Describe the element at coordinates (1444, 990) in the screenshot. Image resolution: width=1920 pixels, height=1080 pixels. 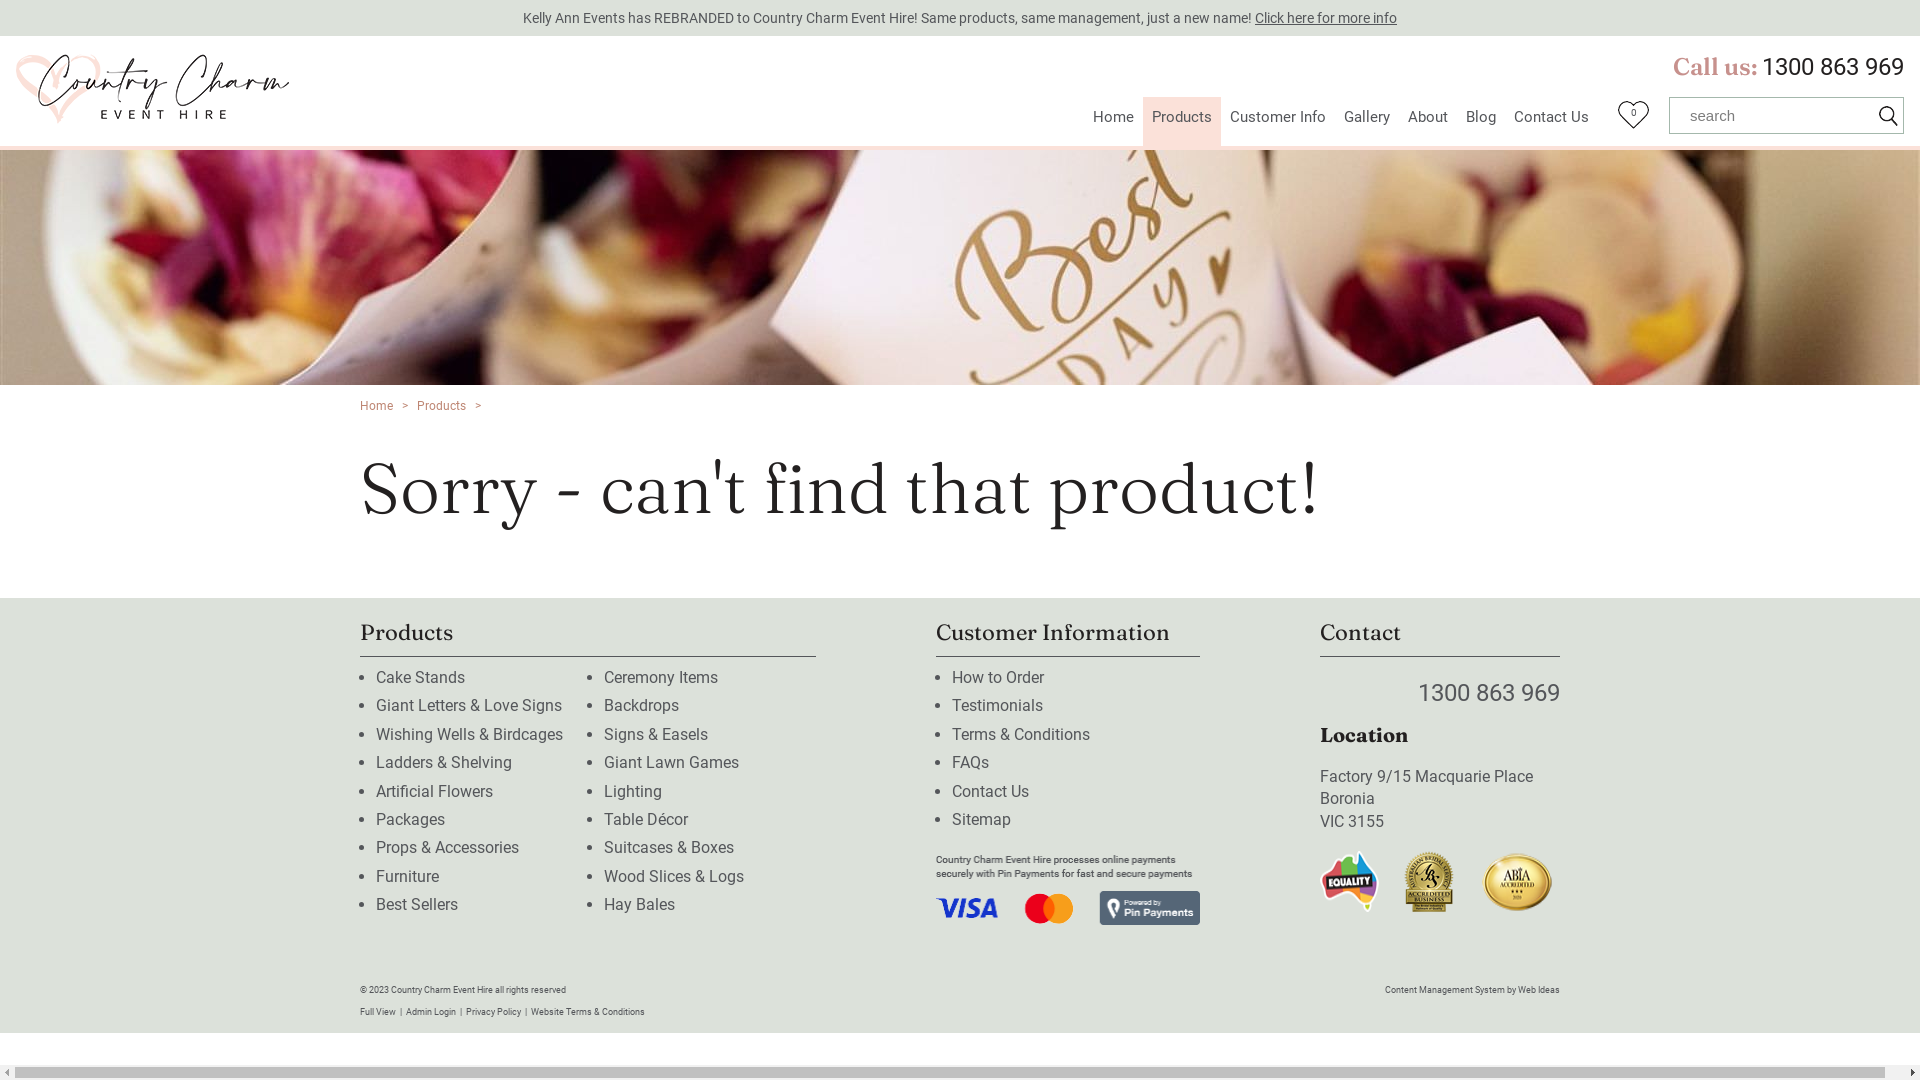
I see `'Content Management System'` at that location.